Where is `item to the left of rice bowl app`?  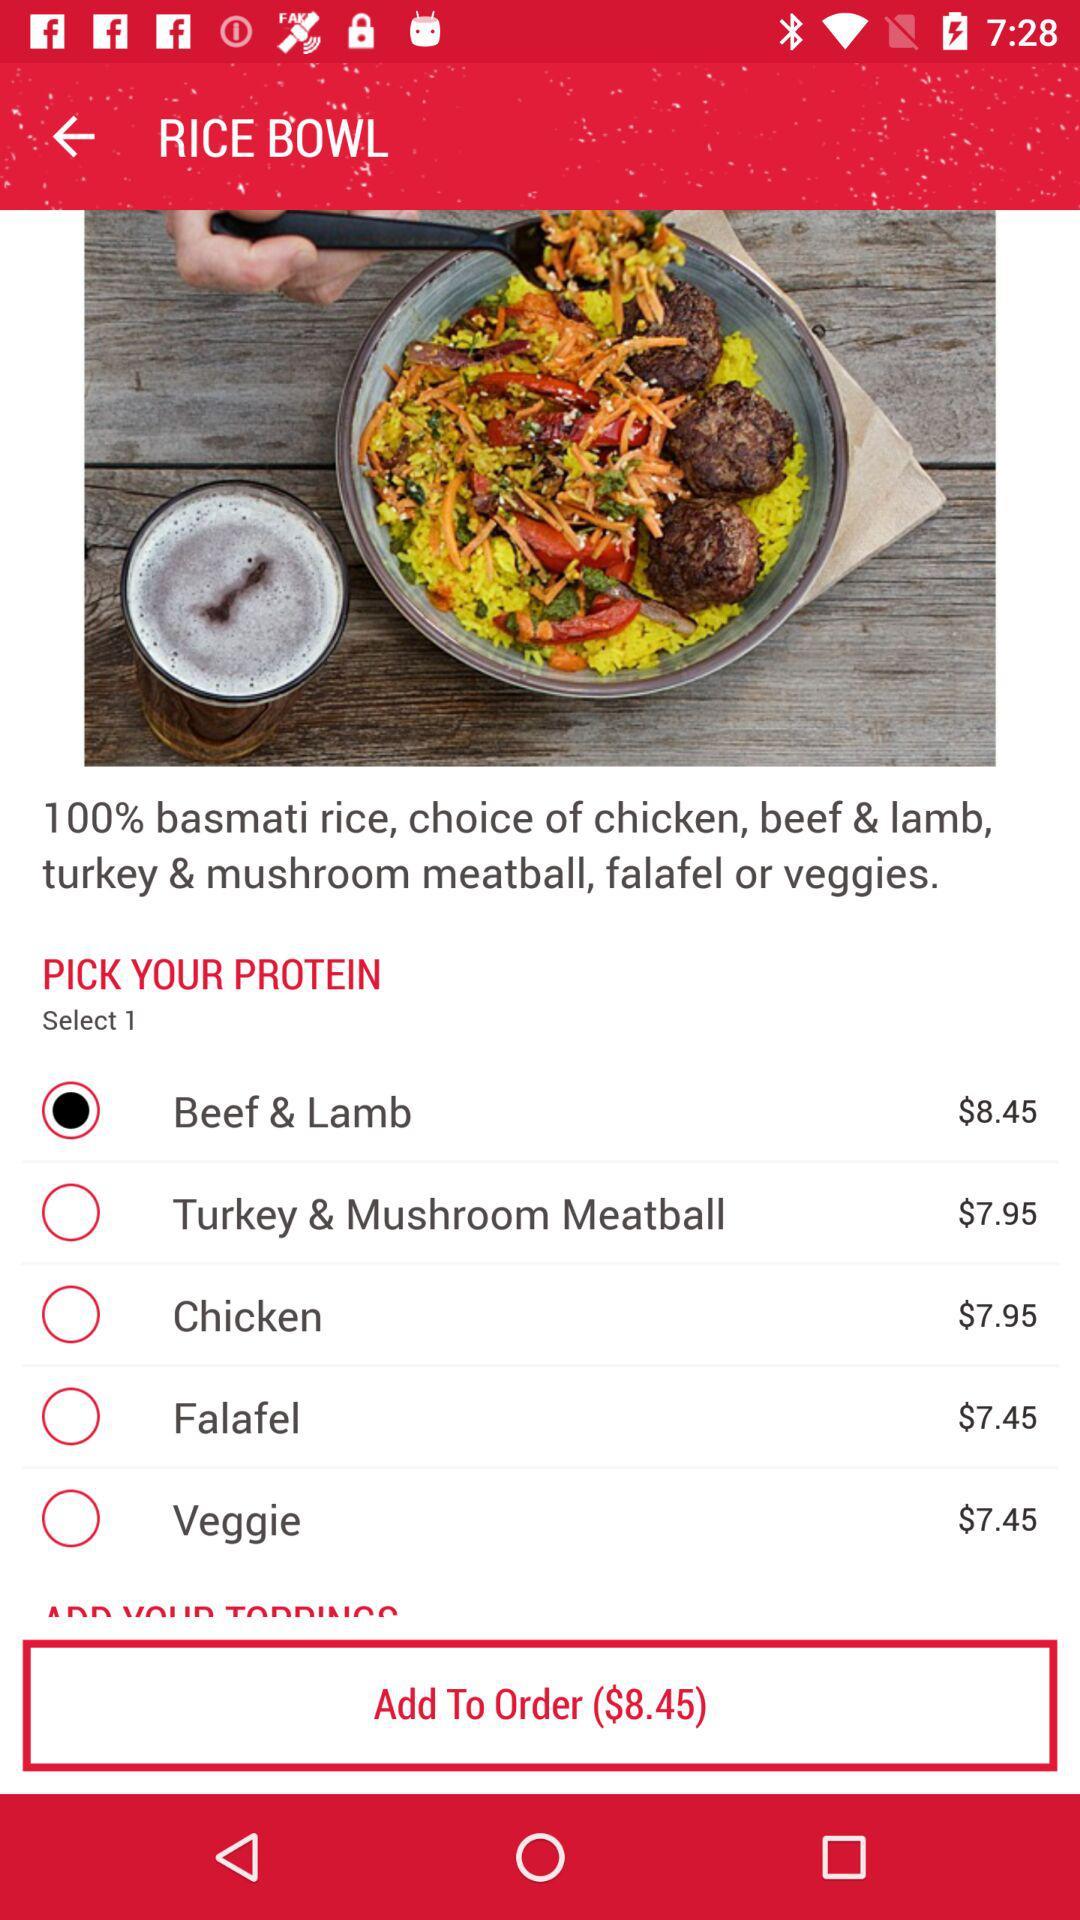
item to the left of rice bowl app is located at coordinates (72, 135).